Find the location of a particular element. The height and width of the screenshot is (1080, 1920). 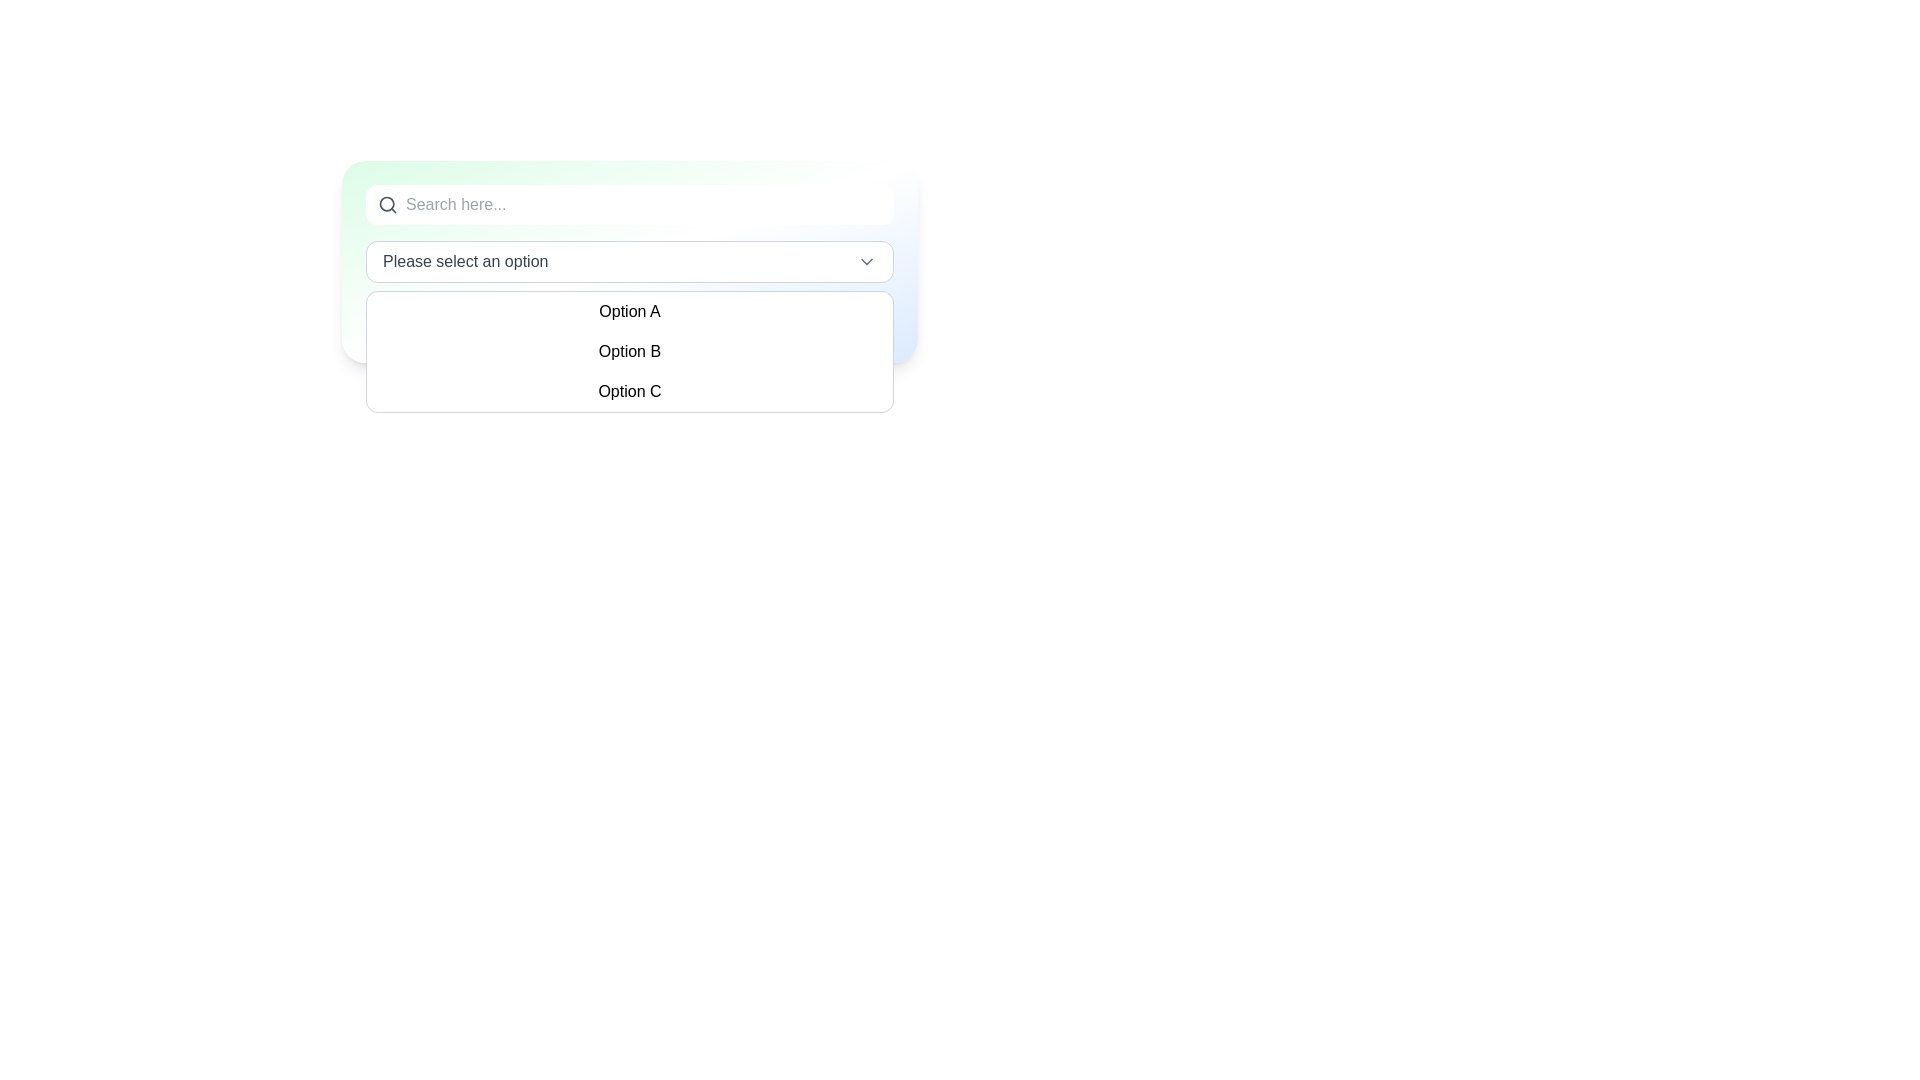

the selectable text option labeled 'Option B' is located at coordinates (628, 350).